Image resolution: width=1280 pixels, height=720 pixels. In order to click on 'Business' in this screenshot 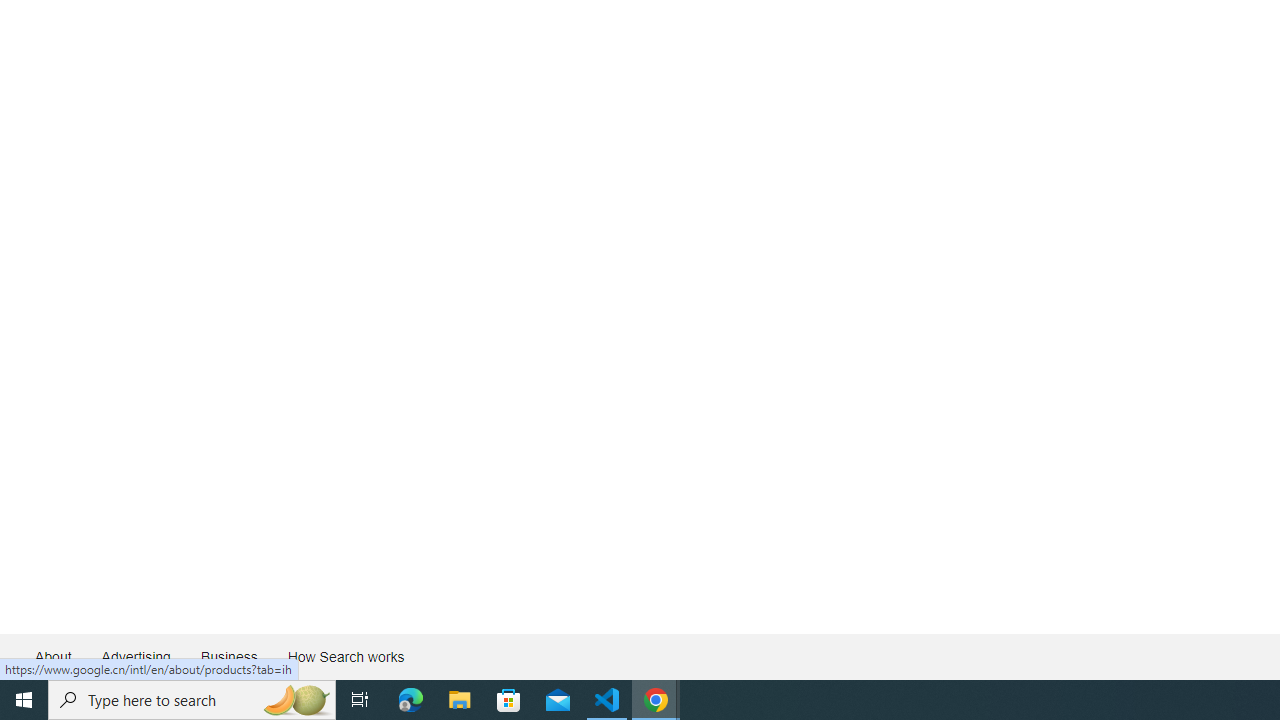, I will do `click(229, 657)`.